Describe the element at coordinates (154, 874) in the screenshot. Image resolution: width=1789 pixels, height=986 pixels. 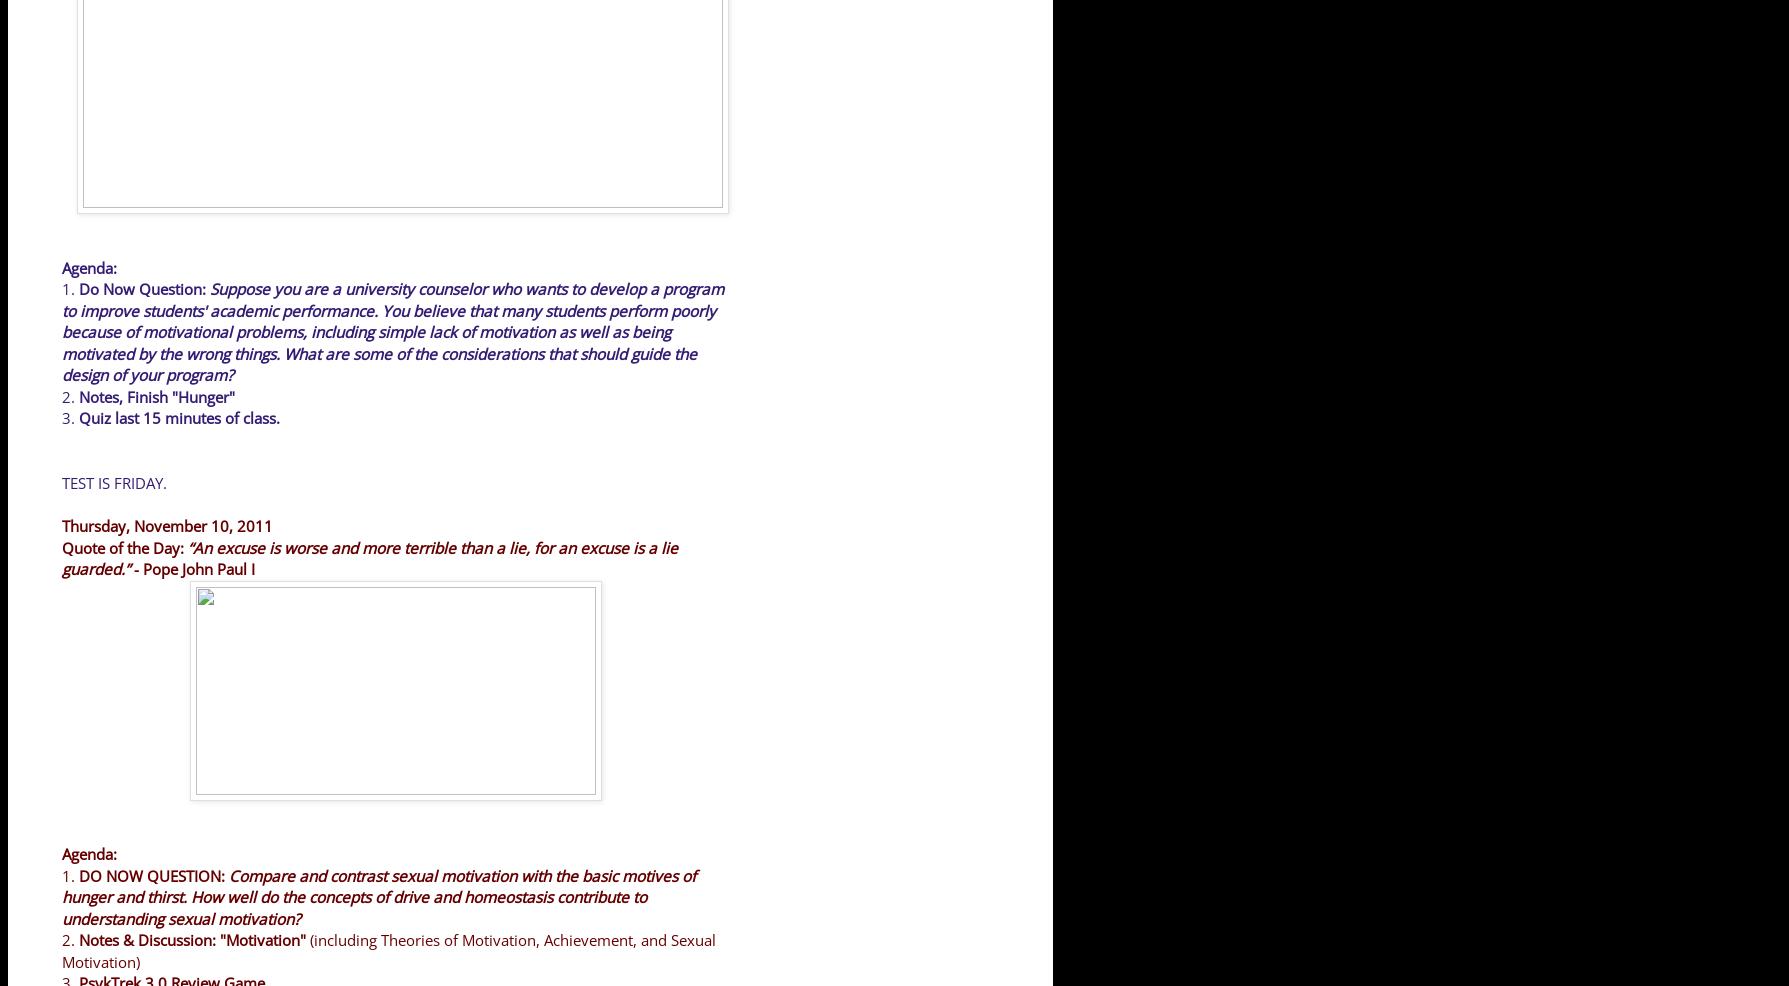
I see `'DO NOW QUESTION:'` at that location.